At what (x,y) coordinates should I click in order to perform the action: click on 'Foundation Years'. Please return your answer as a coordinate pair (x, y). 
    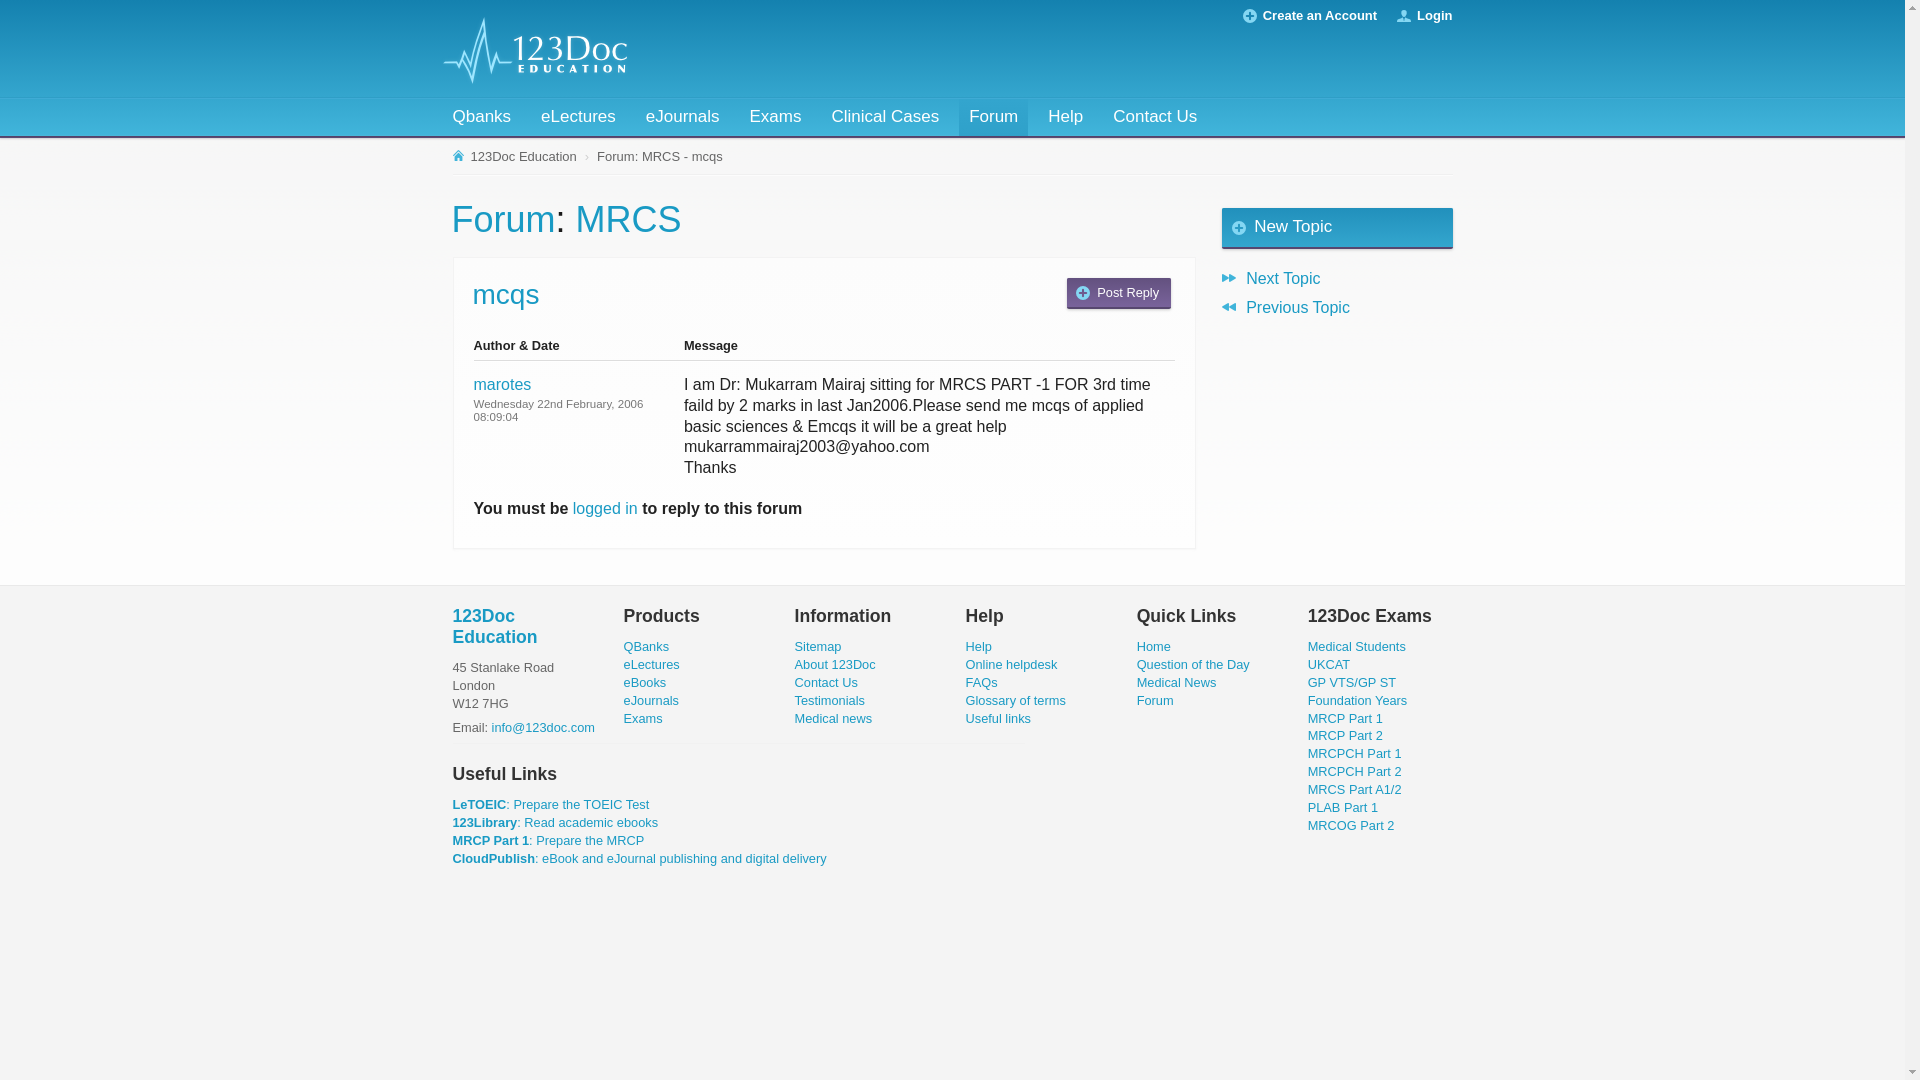
    Looking at the image, I should click on (1358, 699).